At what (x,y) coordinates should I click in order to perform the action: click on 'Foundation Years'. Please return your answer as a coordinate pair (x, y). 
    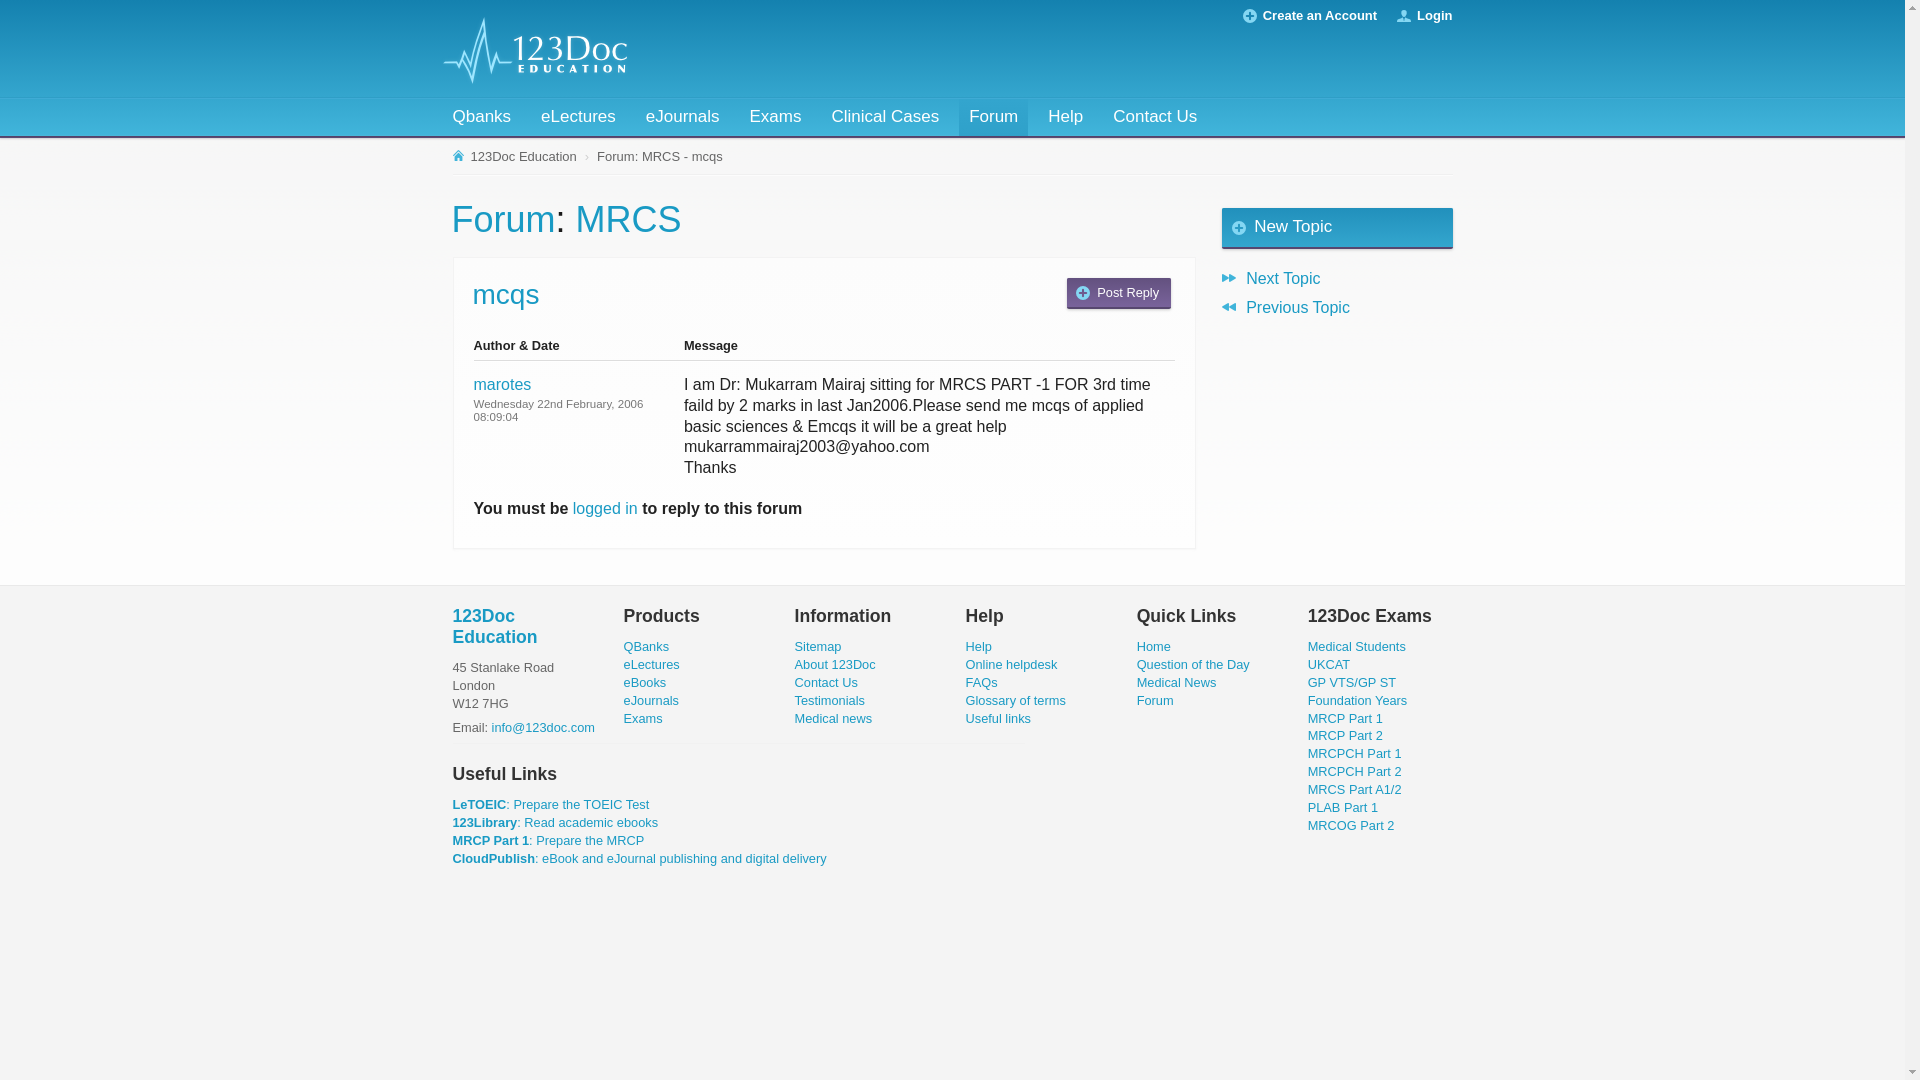
    Looking at the image, I should click on (1358, 699).